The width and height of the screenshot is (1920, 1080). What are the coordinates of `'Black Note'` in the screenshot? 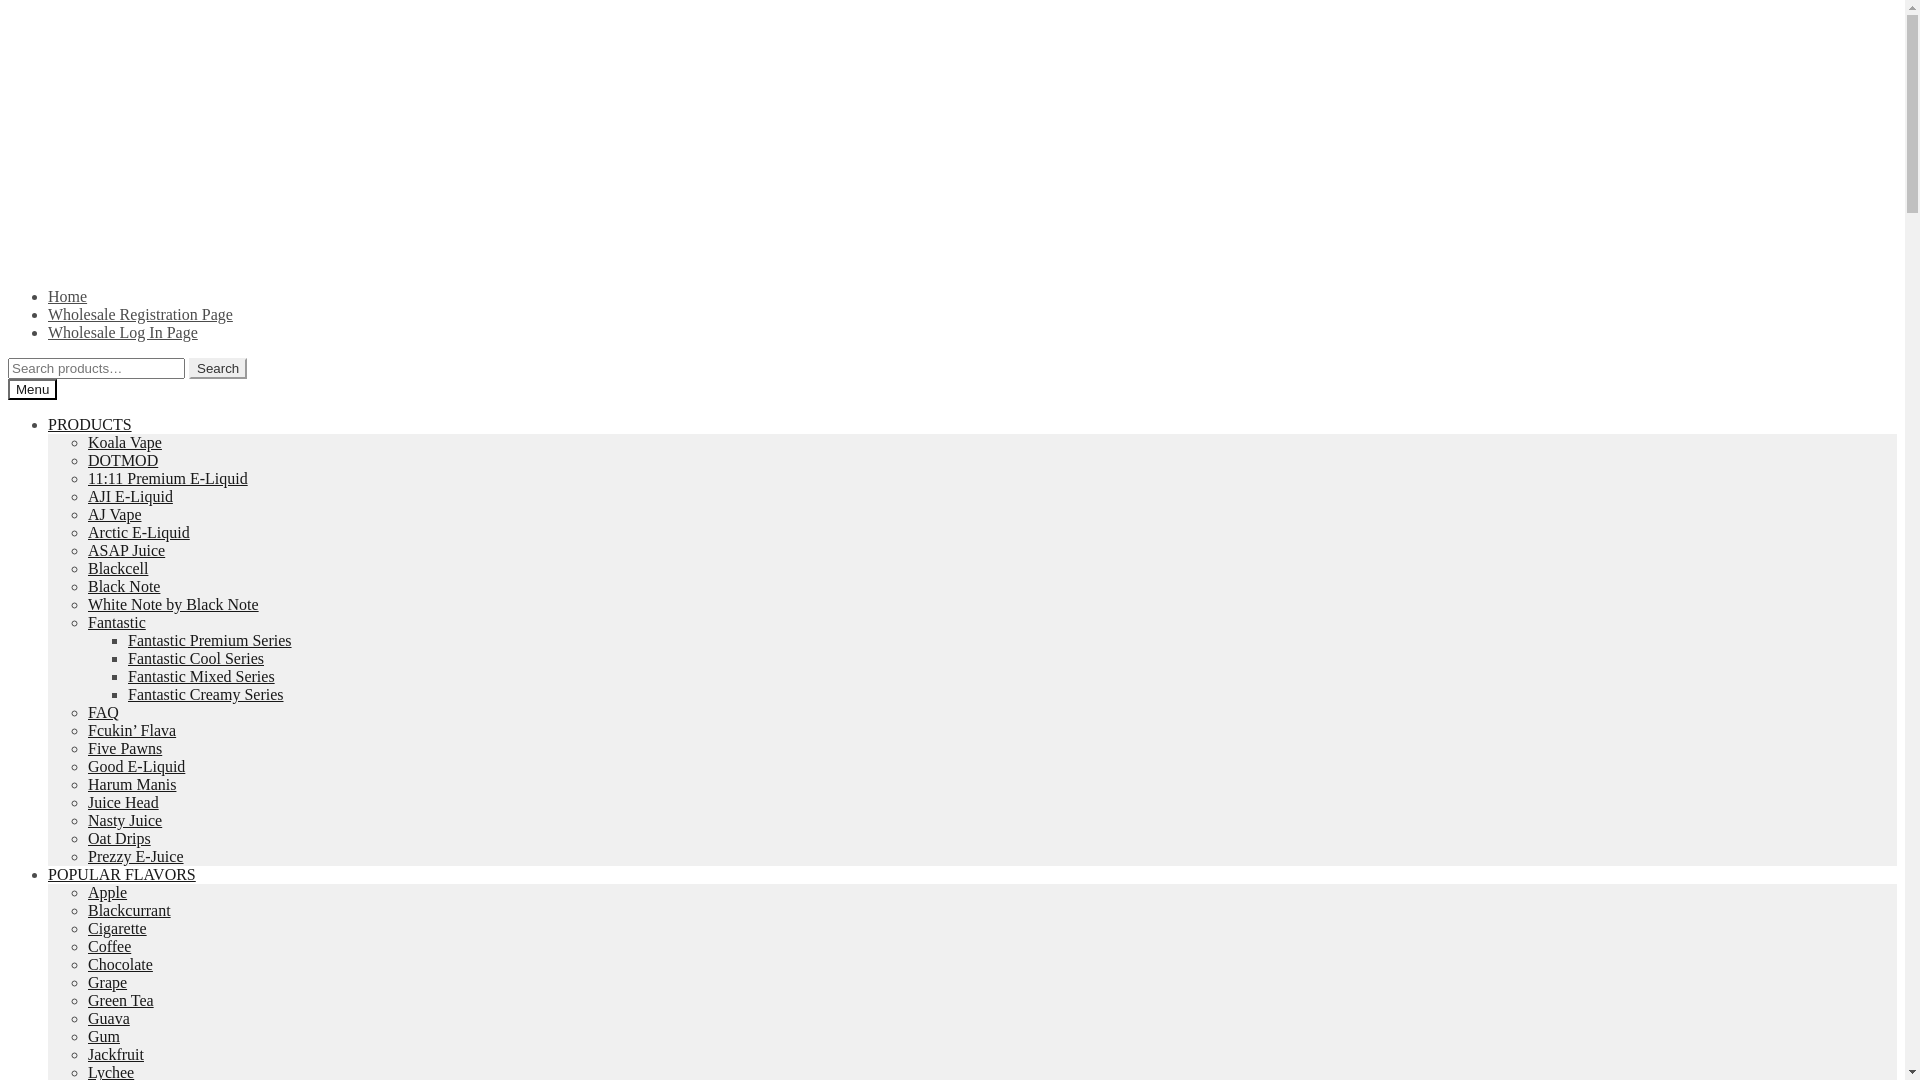 It's located at (123, 585).